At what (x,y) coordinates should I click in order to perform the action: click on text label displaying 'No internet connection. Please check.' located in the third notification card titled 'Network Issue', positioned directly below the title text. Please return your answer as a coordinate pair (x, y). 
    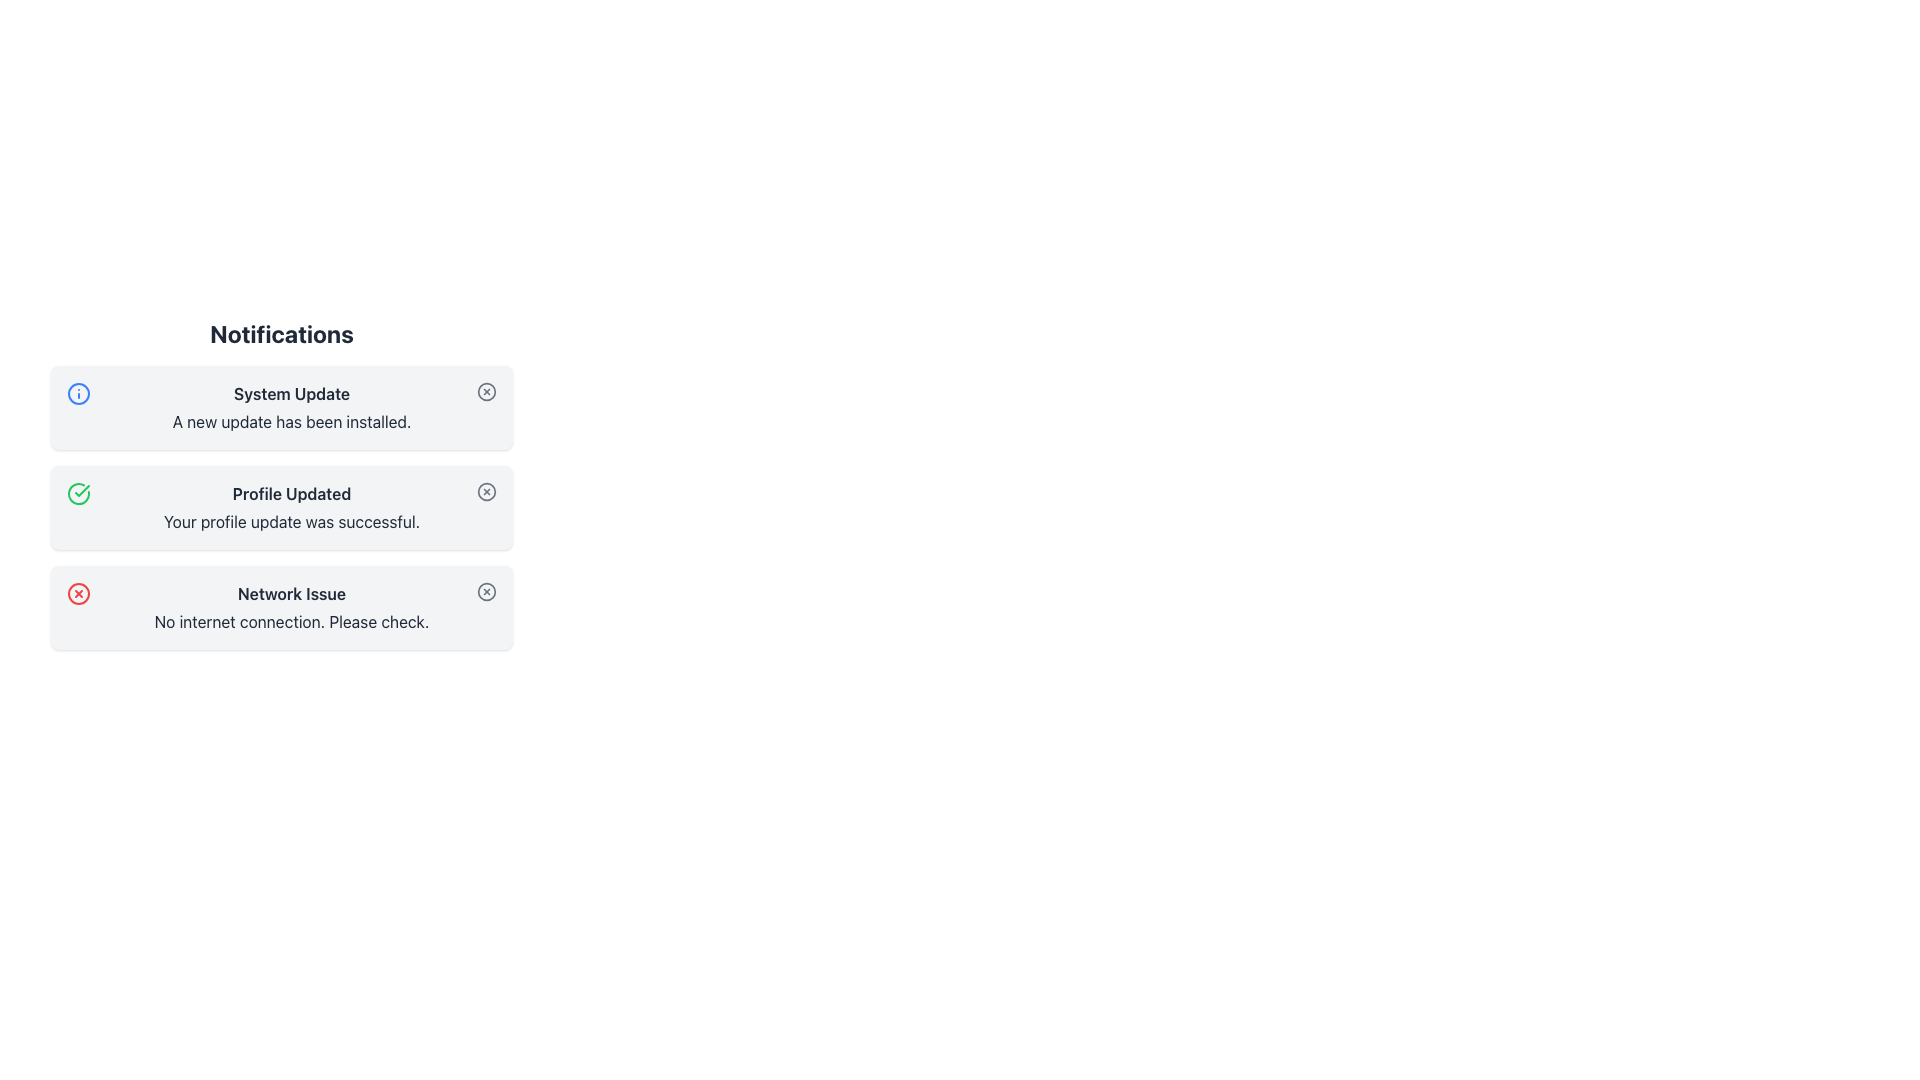
    Looking at the image, I should click on (291, 620).